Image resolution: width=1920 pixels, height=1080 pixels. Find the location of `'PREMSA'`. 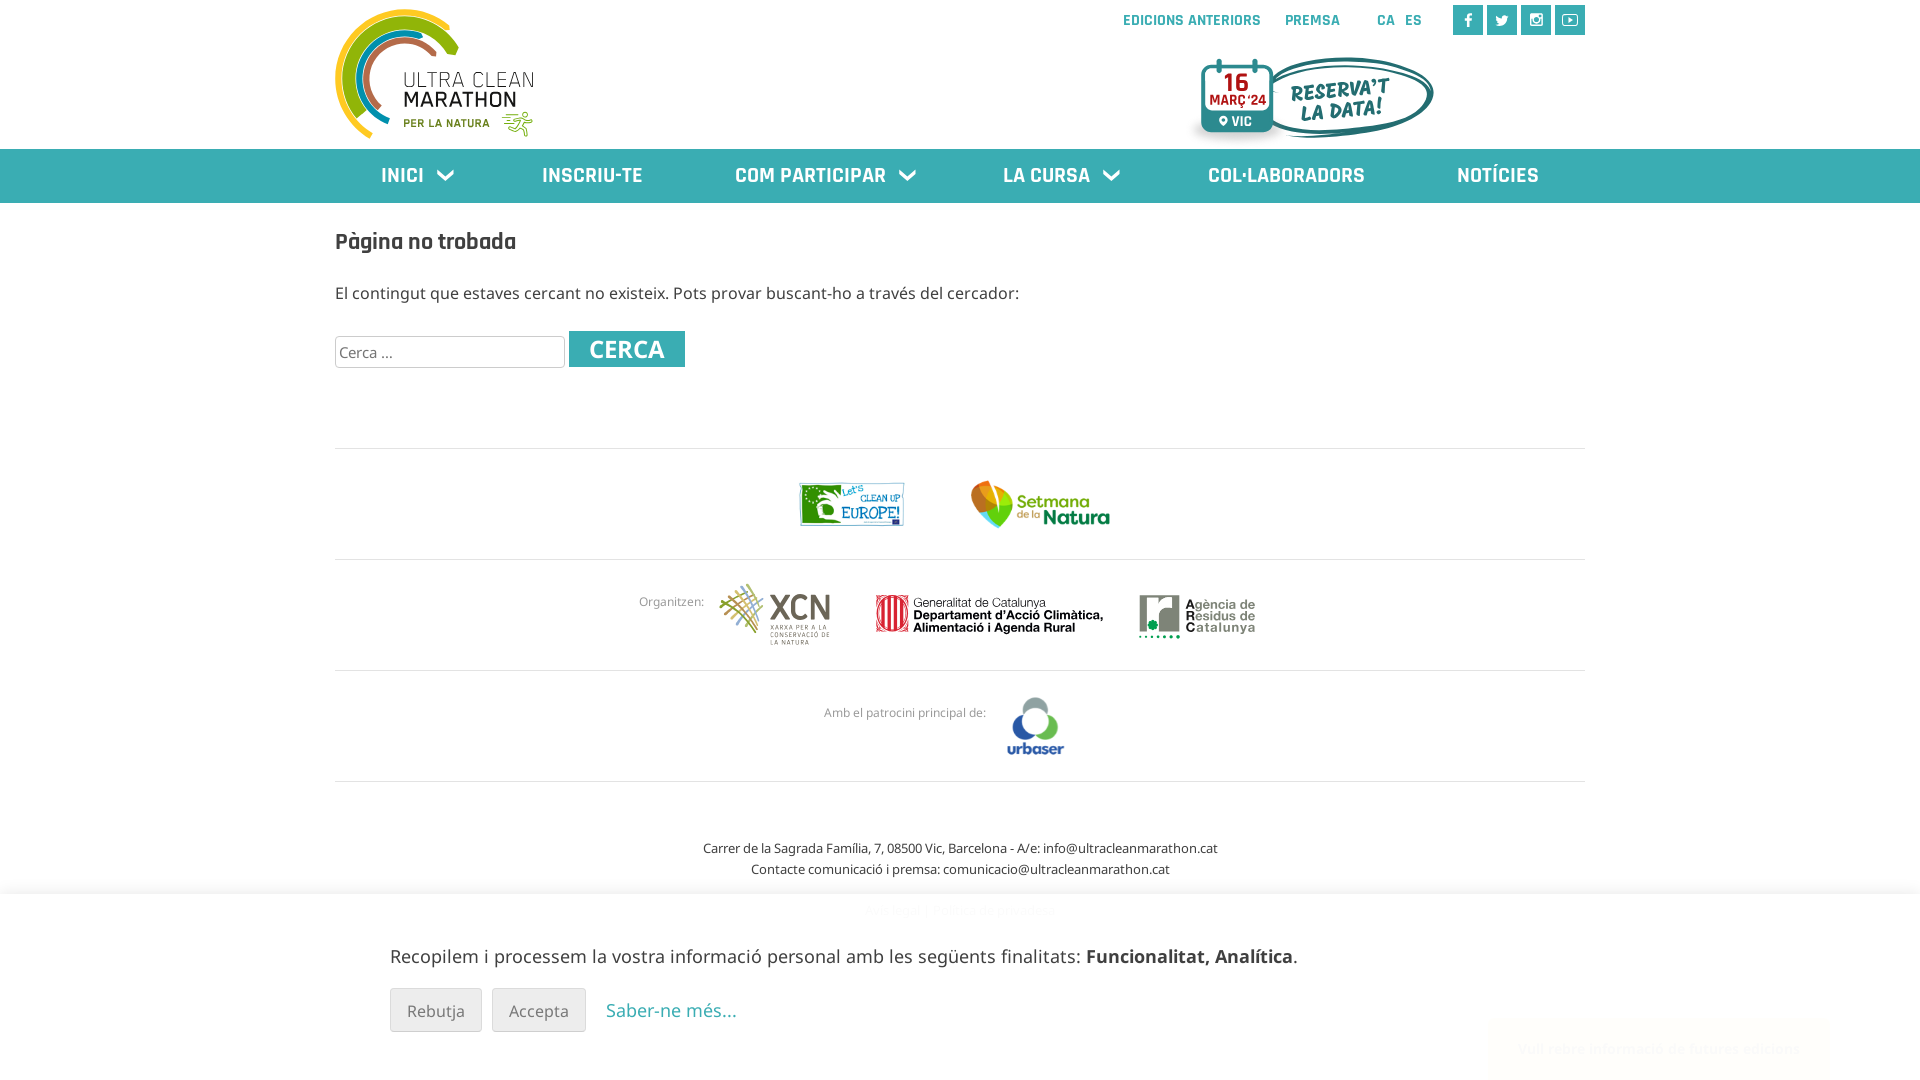

'PREMSA' is located at coordinates (1312, 20).